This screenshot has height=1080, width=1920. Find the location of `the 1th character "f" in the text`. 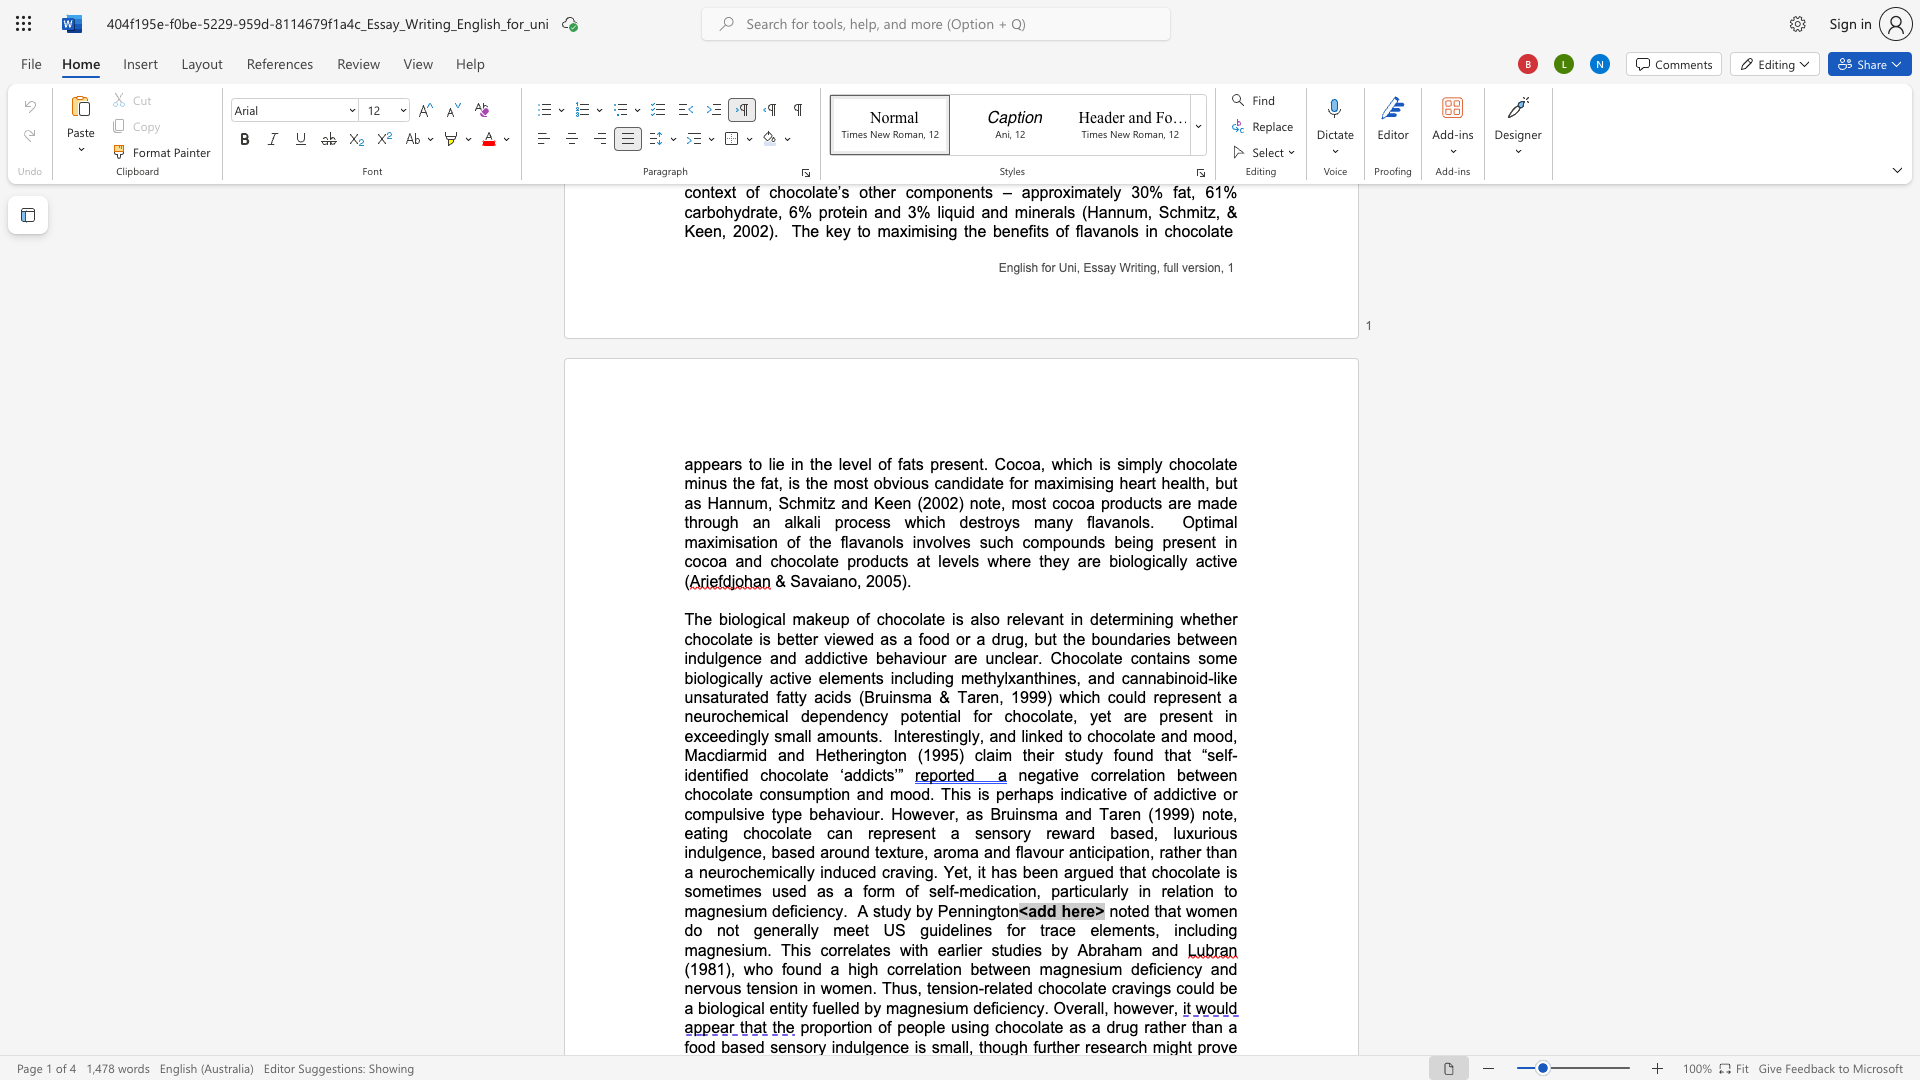

the 1th character "f" in the text is located at coordinates (867, 618).